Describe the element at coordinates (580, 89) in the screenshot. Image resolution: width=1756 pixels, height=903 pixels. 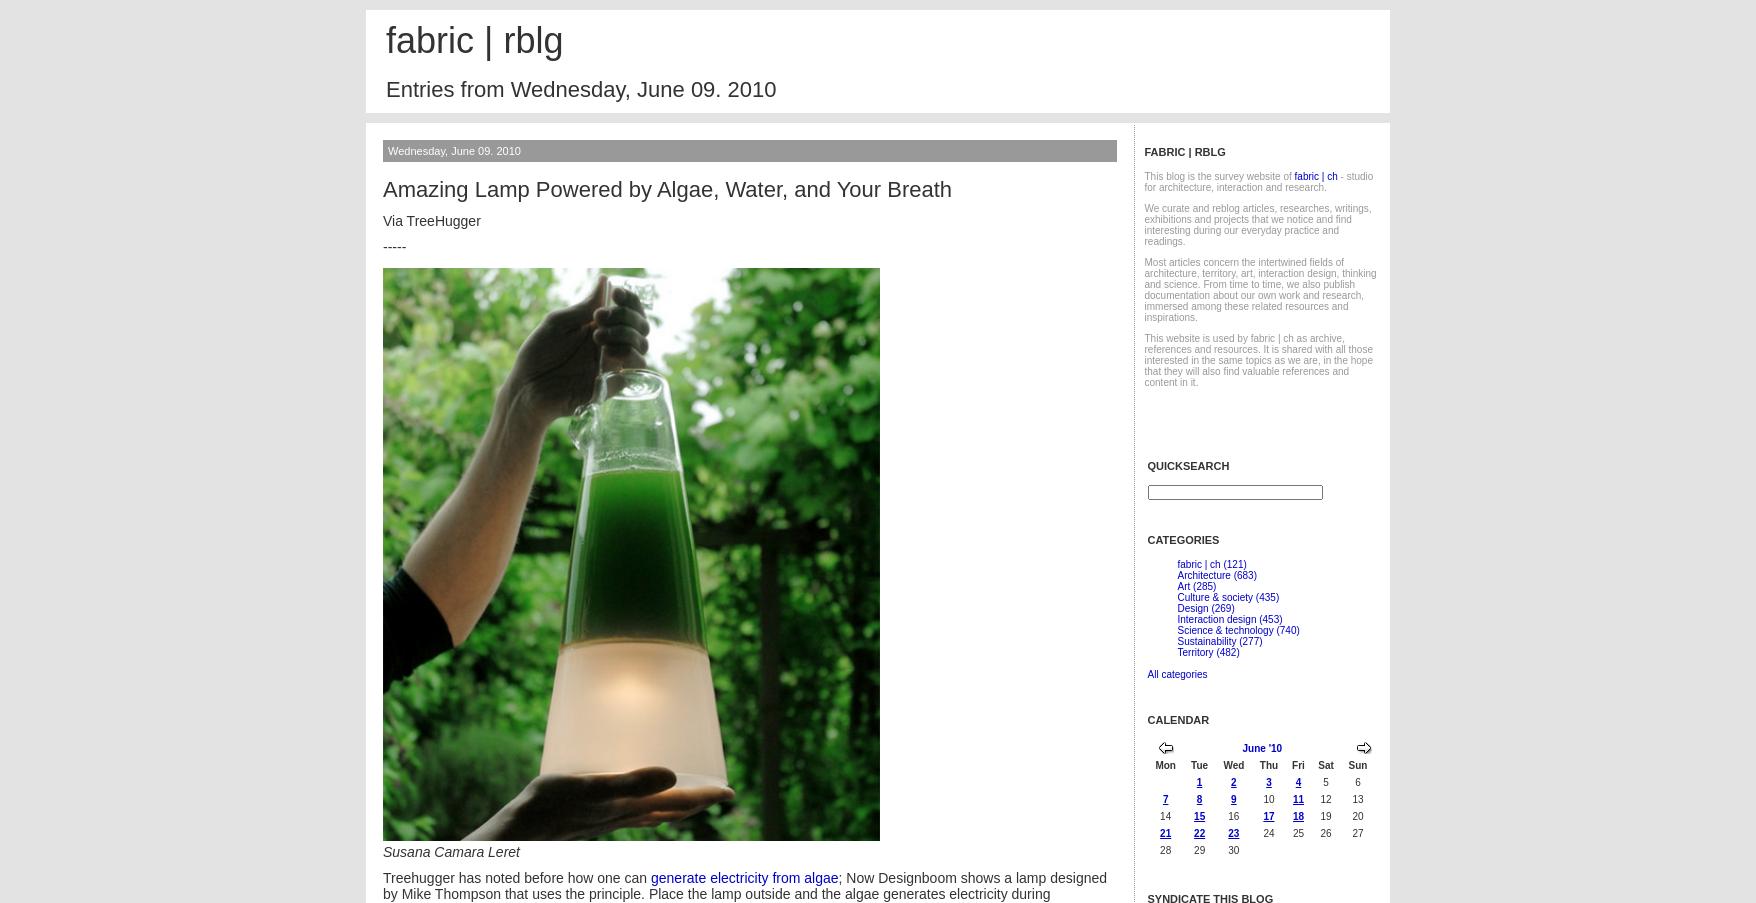
I see `'Entries from Wednesday, June 09. 2010'` at that location.